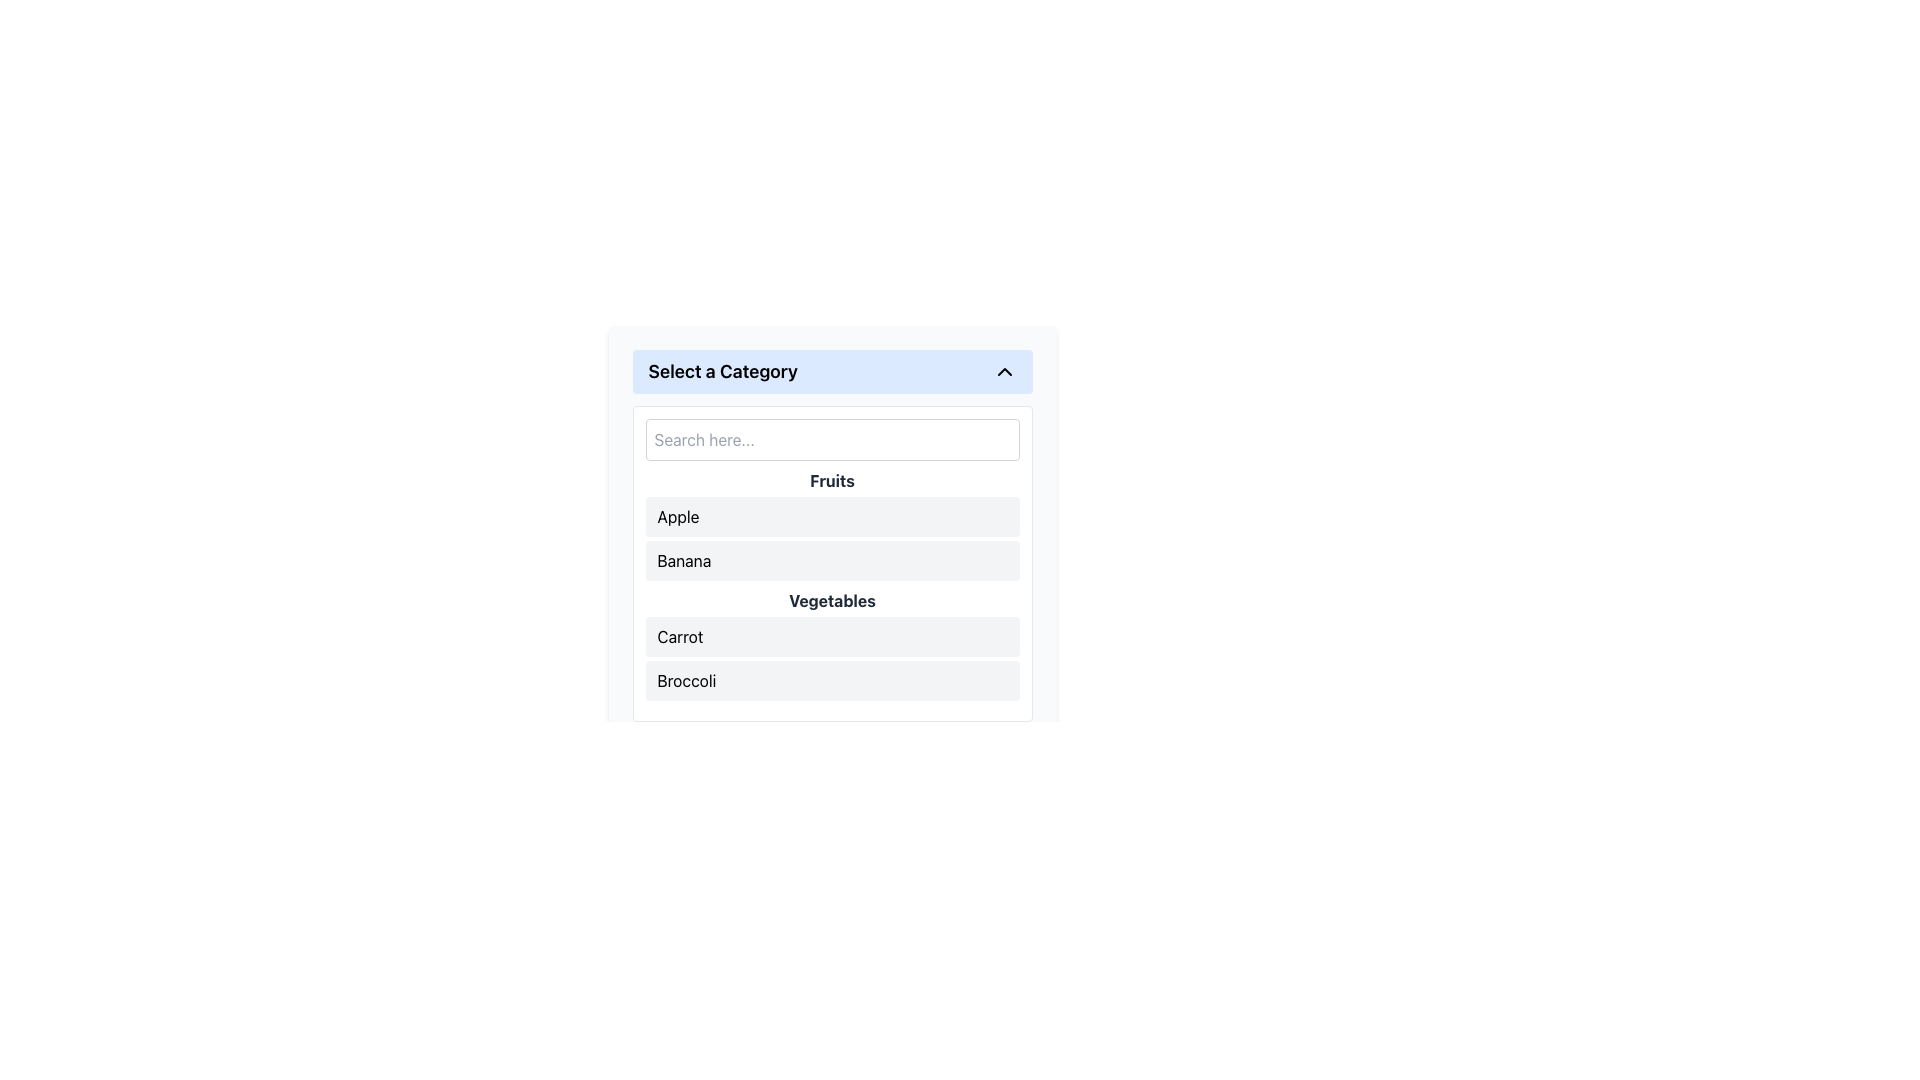 The image size is (1920, 1080). I want to click on the 'Broccoli' list item, which is the second option under the 'Vegetables' category in the dropdown interface, so click(832, 680).